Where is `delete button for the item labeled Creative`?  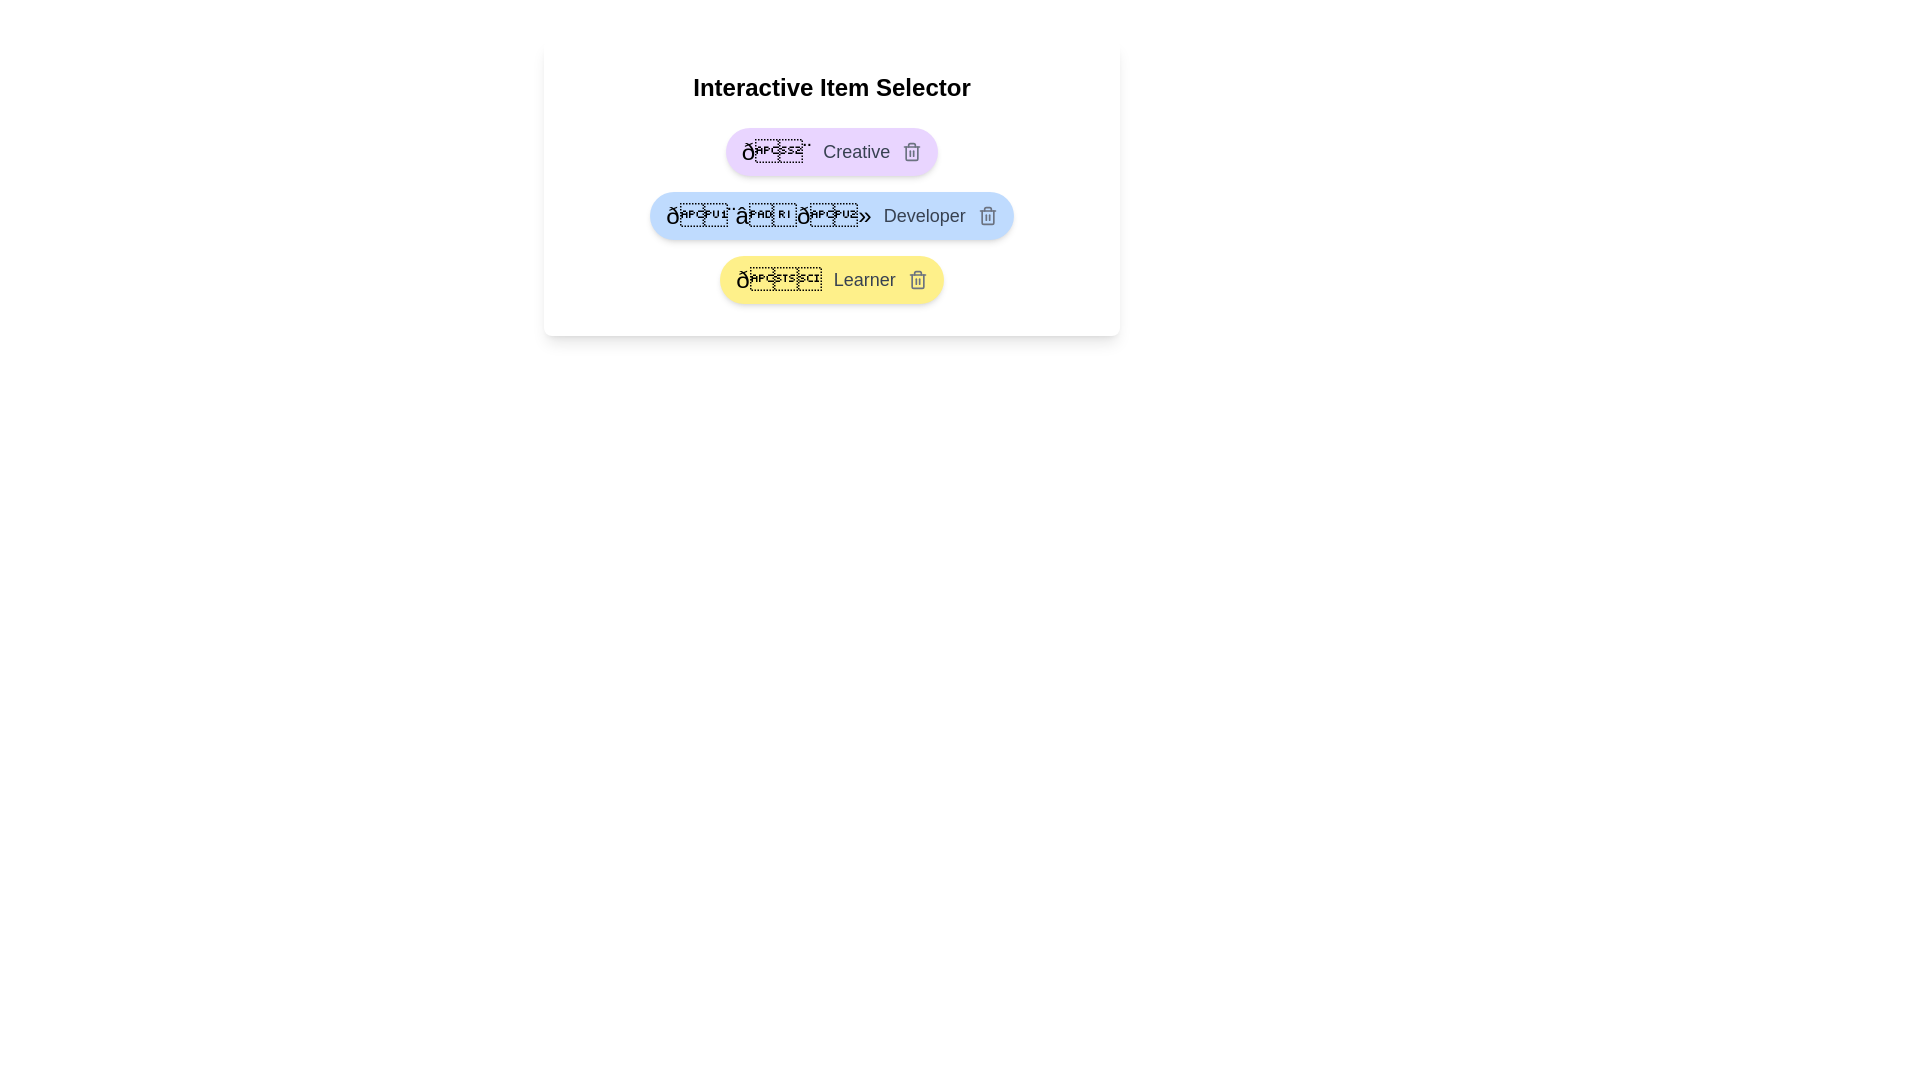 delete button for the item labeled Creative is located at coordinates (911, 150).